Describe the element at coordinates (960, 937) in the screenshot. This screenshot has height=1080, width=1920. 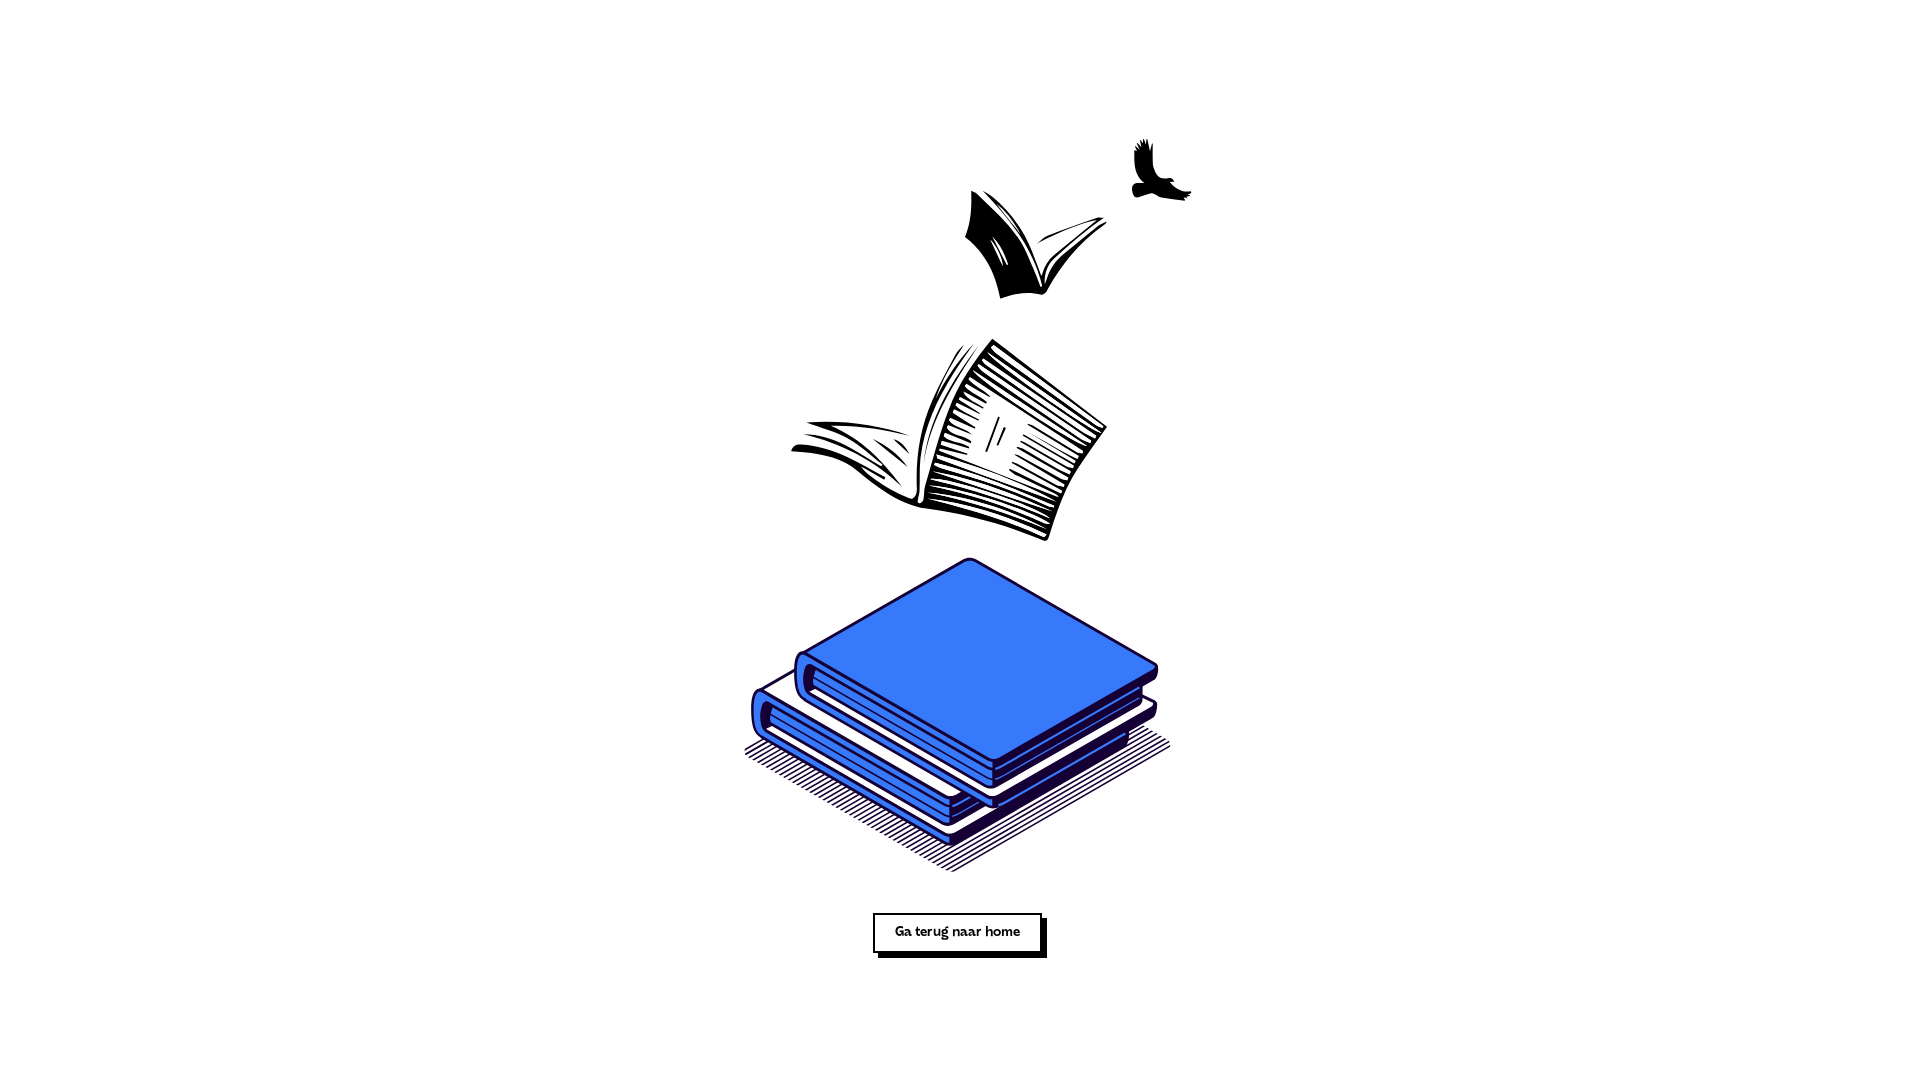
I see `'Ga terug naar home` at that location.